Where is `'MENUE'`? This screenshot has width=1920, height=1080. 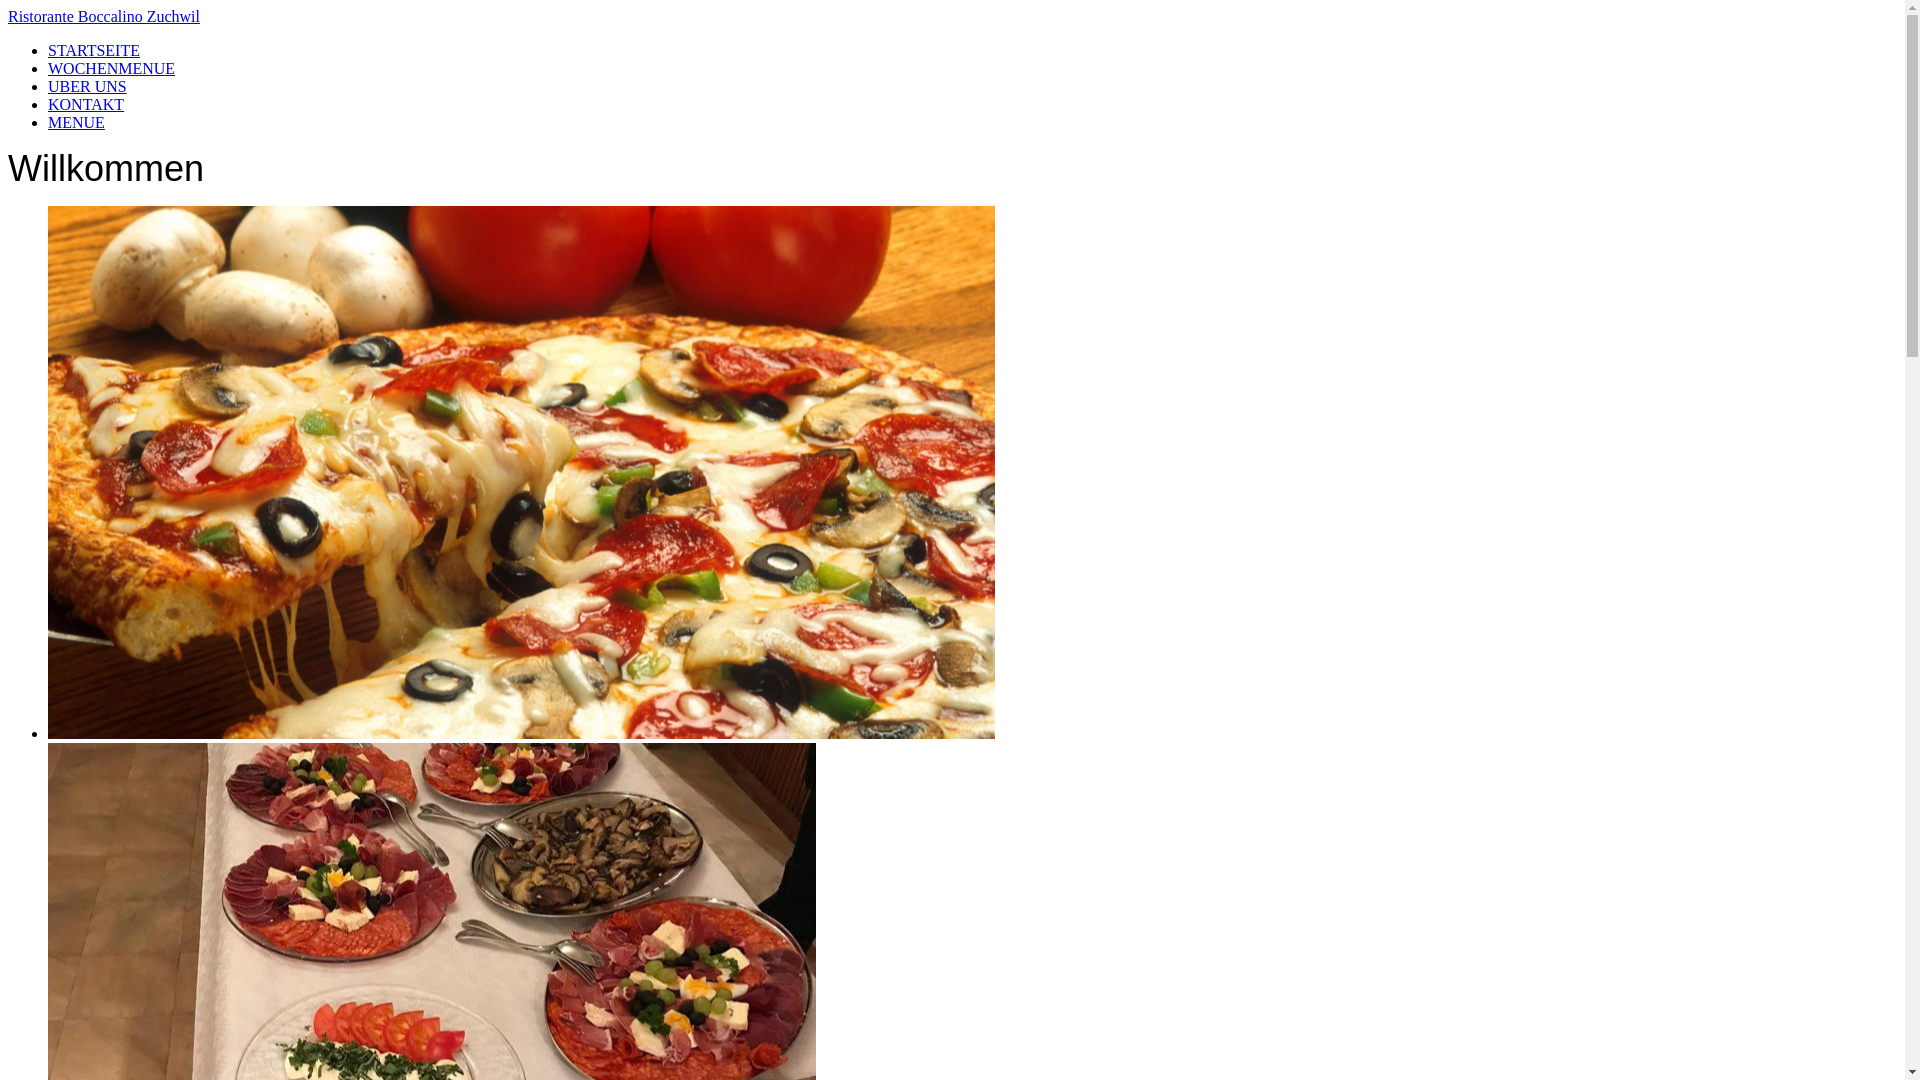
'MENUE' is located at coordinates (48, 122).